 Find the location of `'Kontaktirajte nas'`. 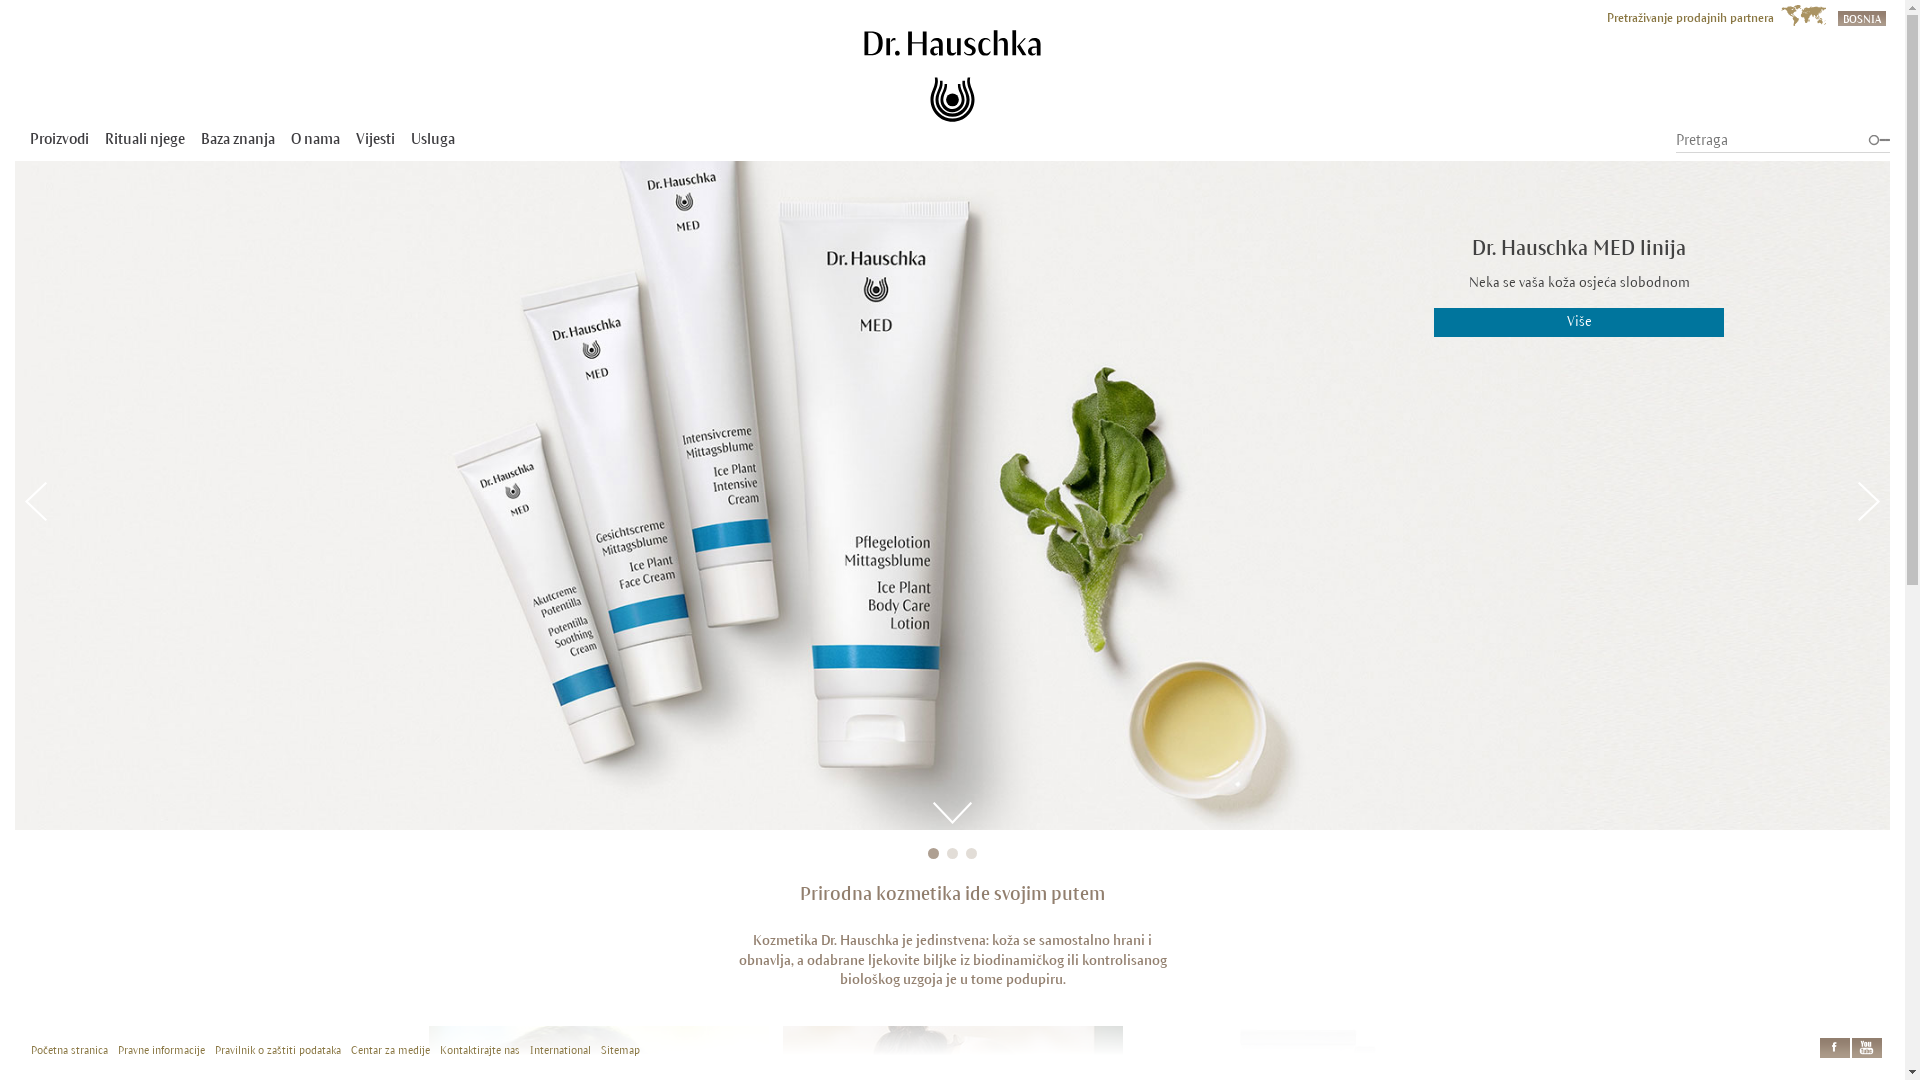

'Kontaktirajte nas' is located at coordinates (480, 1049).